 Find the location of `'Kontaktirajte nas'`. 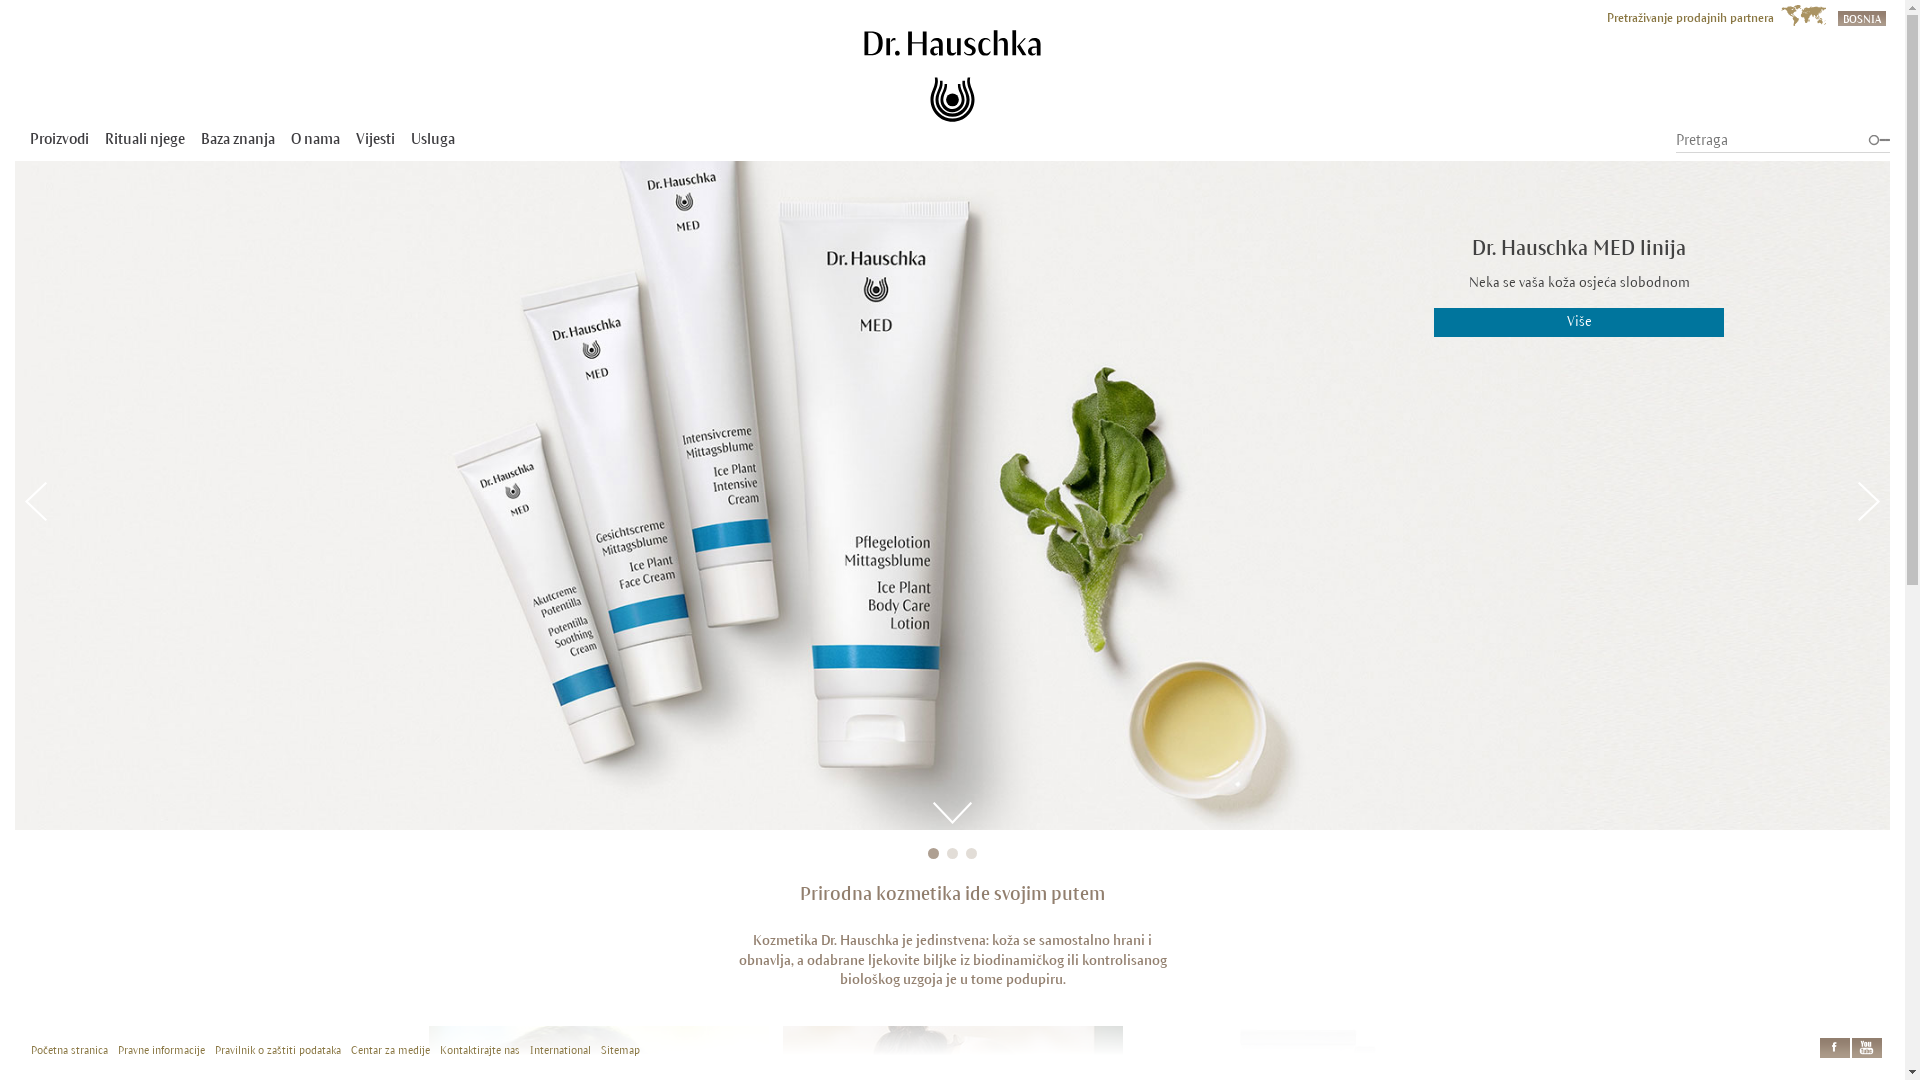

'Kontaktirajte nas' is located at coordinates (480, 1049).